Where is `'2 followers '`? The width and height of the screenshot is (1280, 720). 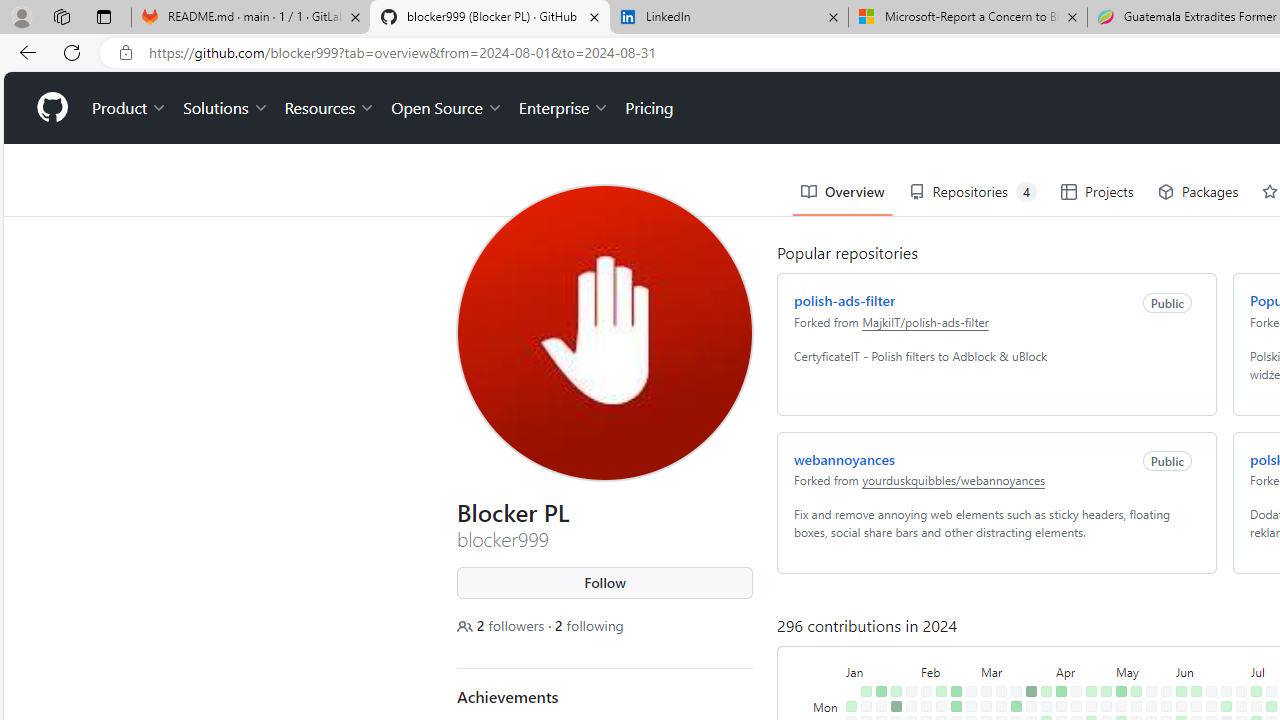
'2 followers ' is located at coordinates (503, 624).